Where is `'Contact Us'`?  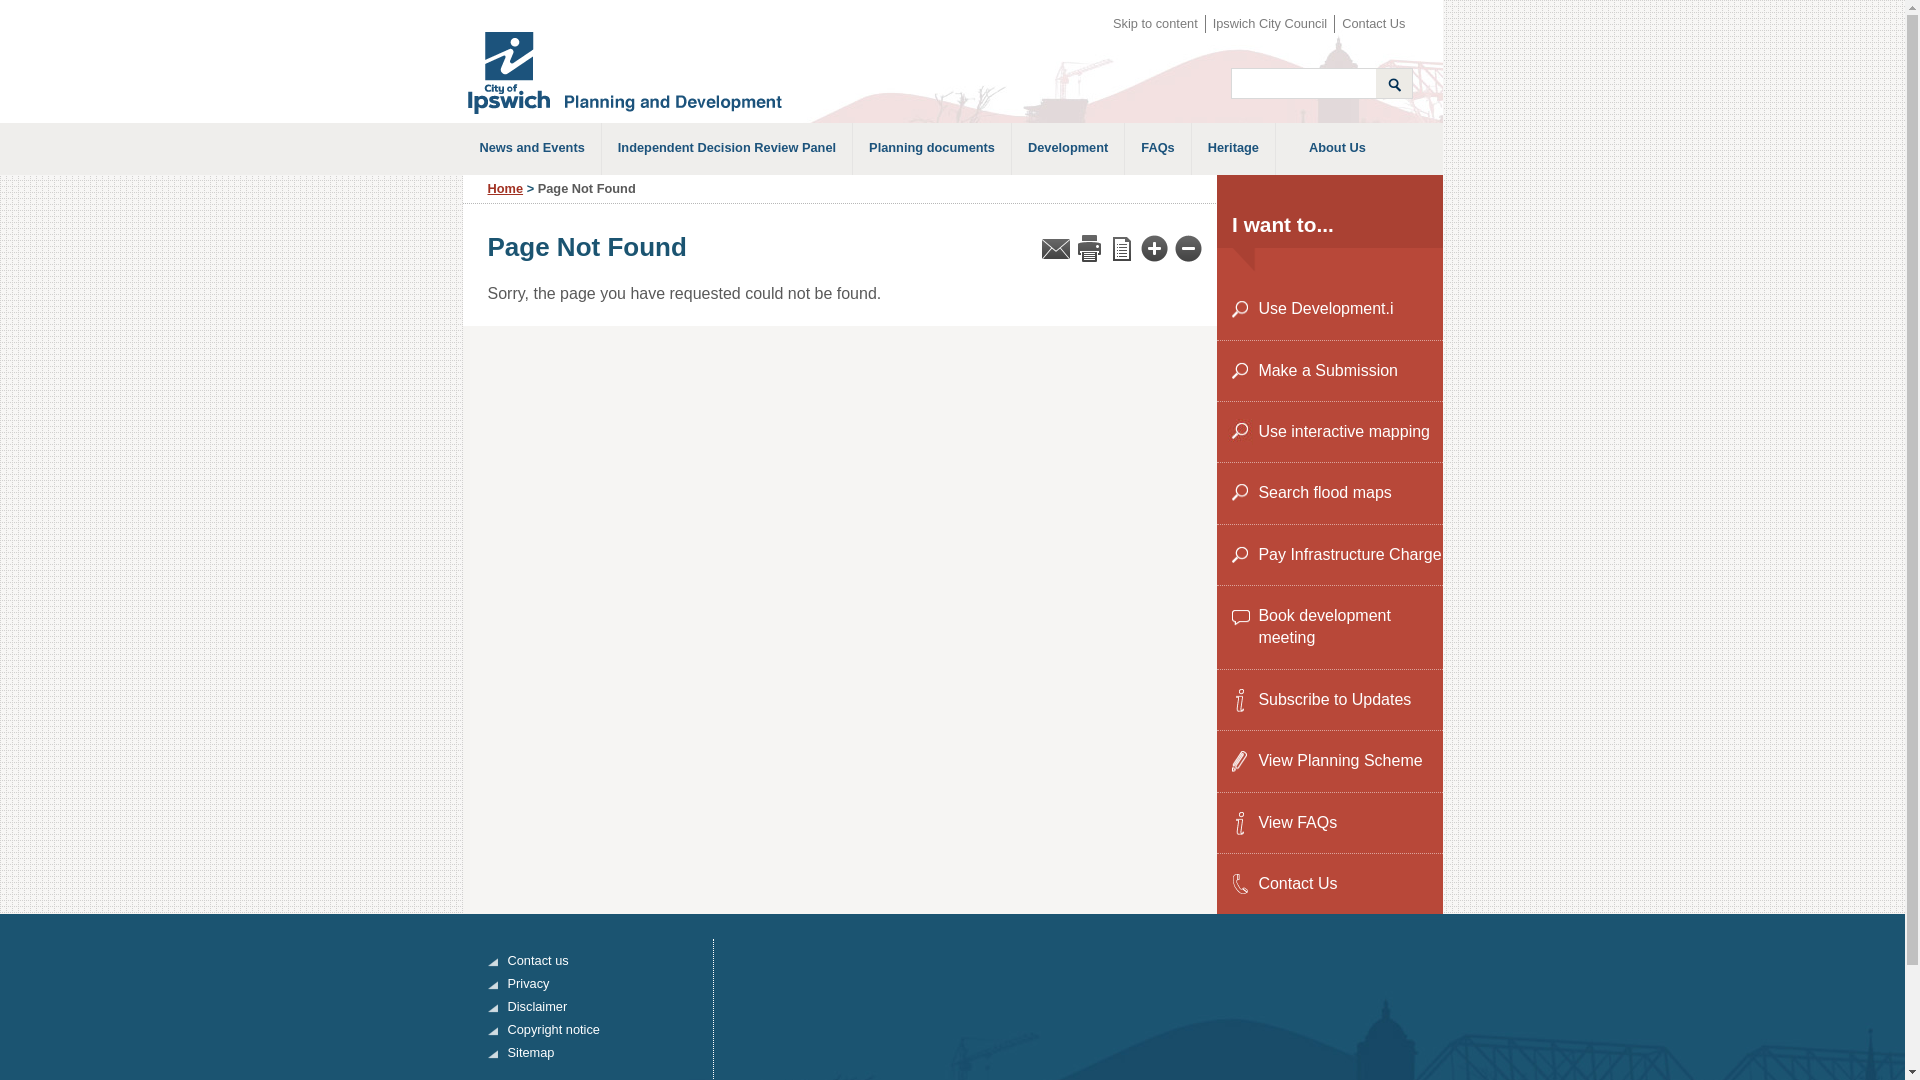
'Contact Us' is located at coordinates (1334, 882).